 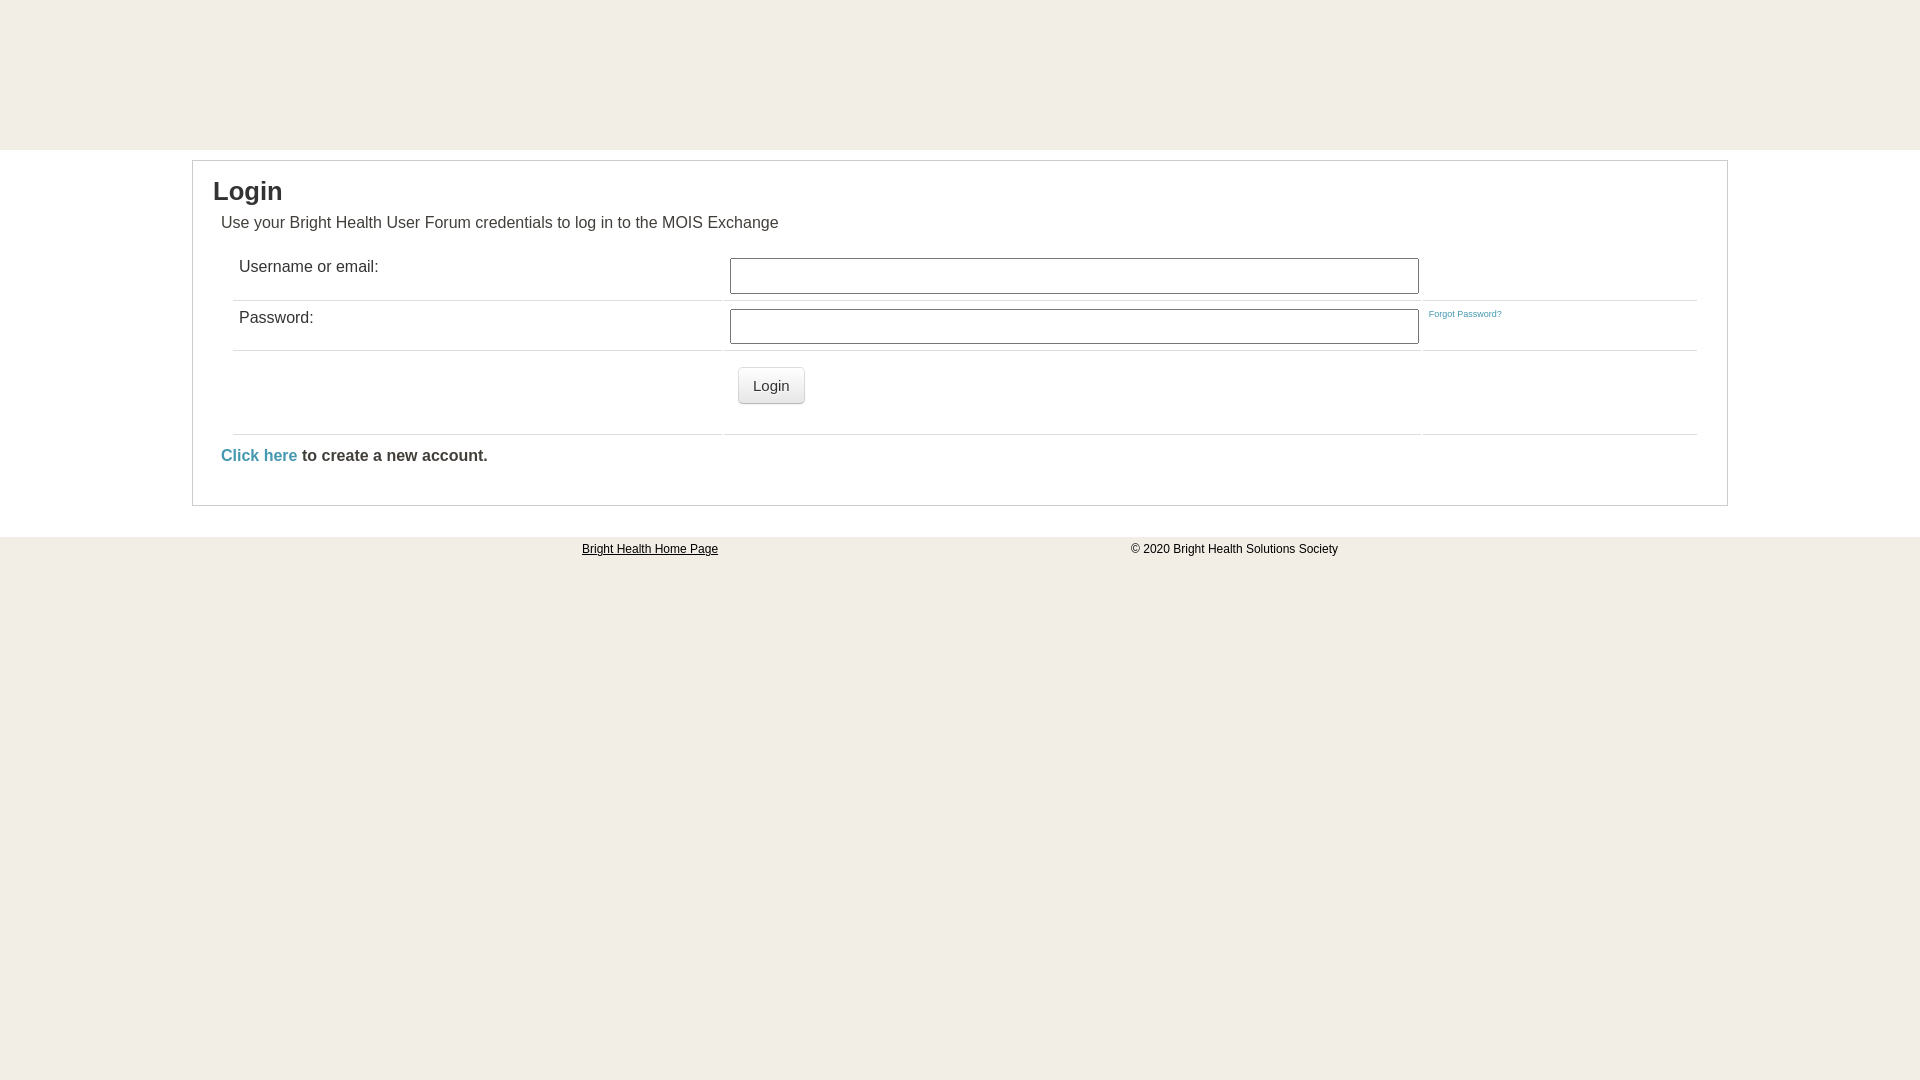 What do you see at coordinates (1465, 313) in the screenshot?
I see `'Forgot Password?'` at bounding box center [1465, 313].